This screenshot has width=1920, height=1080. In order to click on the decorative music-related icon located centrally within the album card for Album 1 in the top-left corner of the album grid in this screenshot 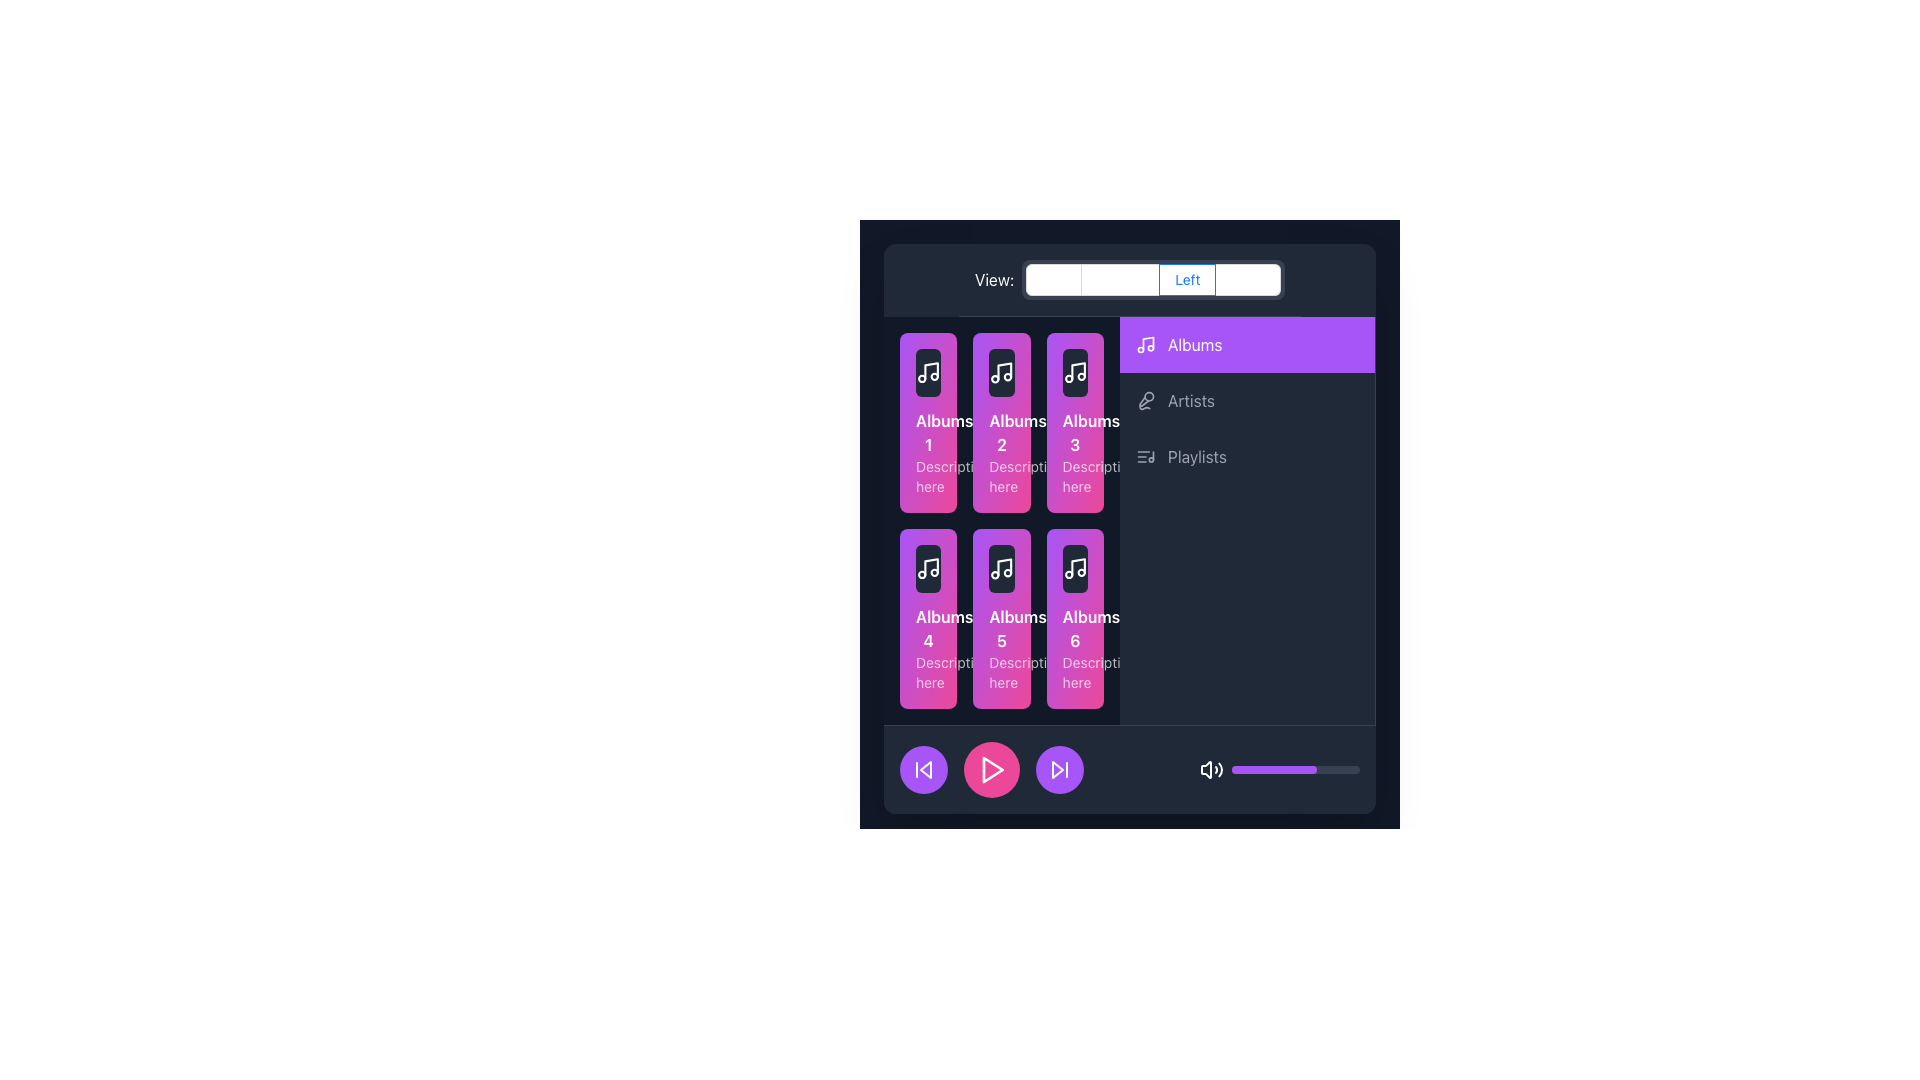, I will do `click(930, 371)`.